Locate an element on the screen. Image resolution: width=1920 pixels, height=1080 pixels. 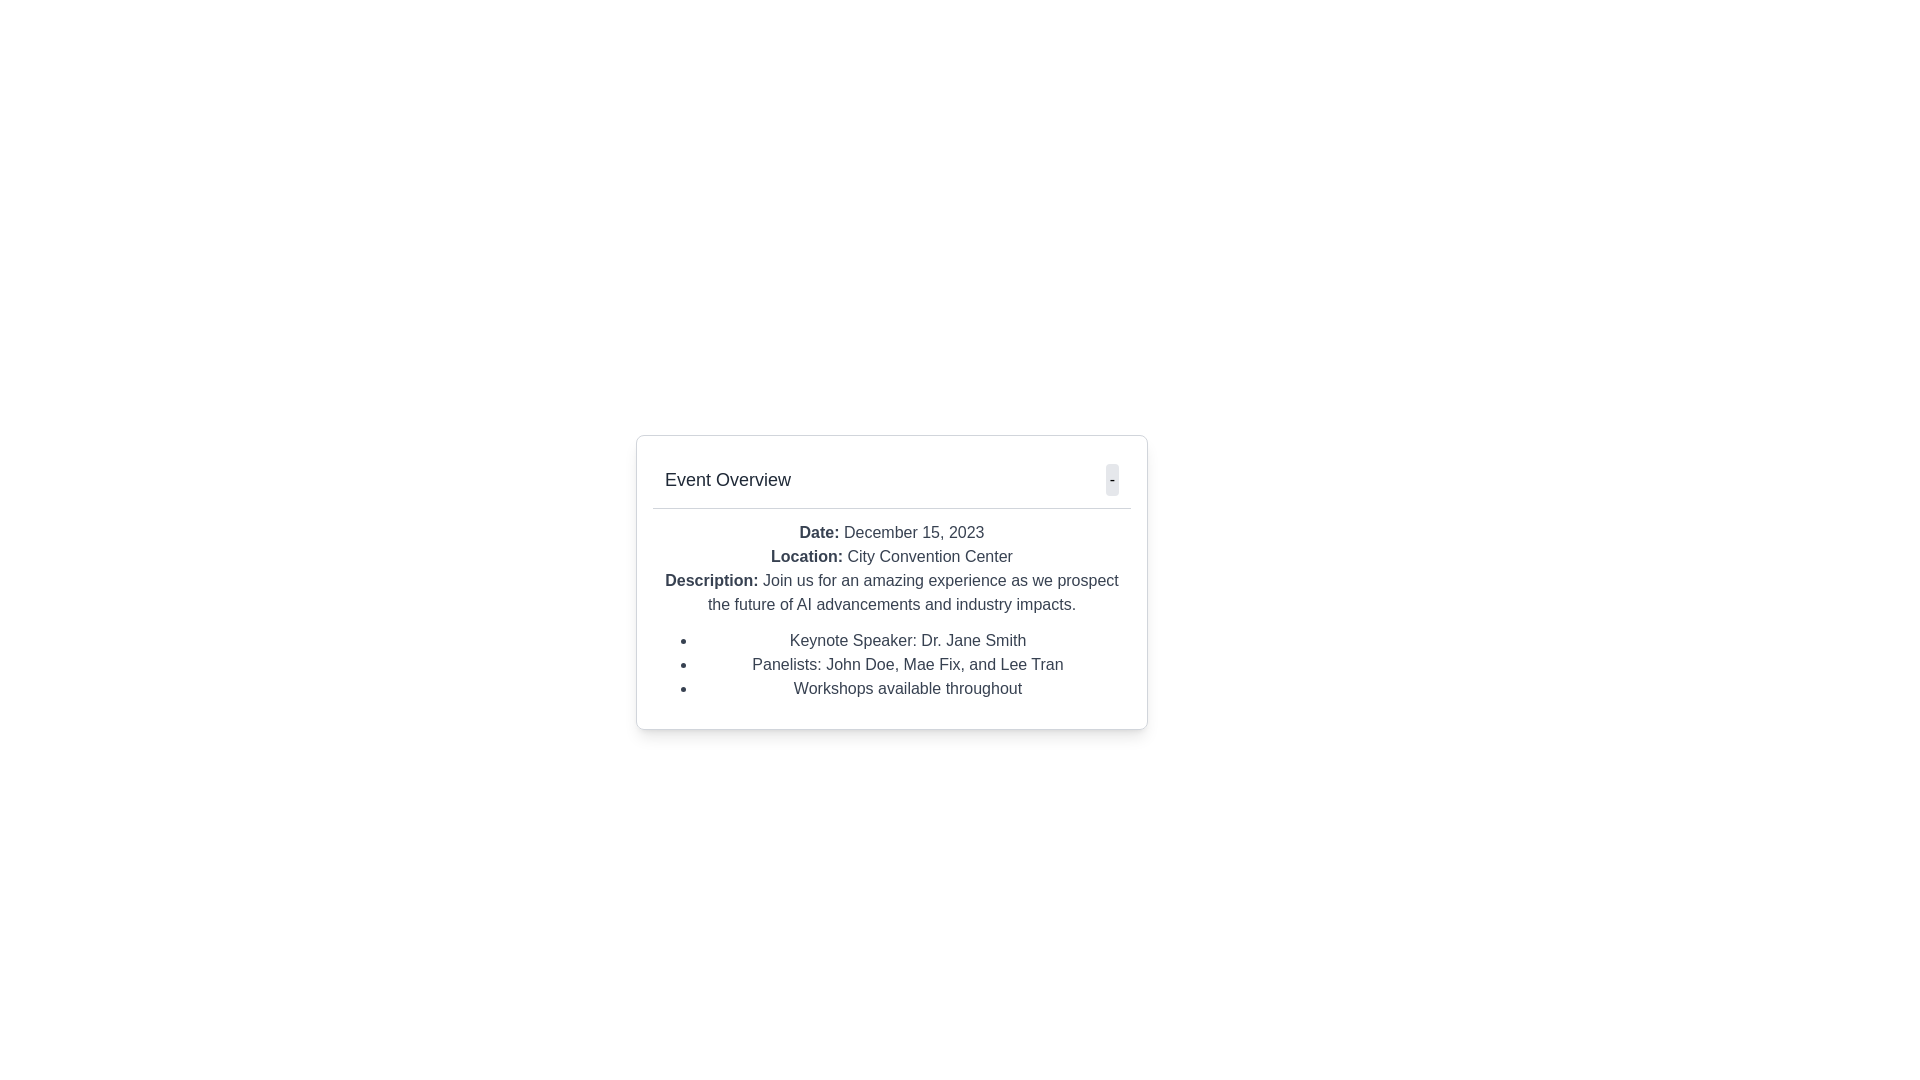
the Bulleted List in the 'Event Overview' section that provides detailed information about the keynote speaker, panelists, and available workshops is located at coordinates (891, 664).